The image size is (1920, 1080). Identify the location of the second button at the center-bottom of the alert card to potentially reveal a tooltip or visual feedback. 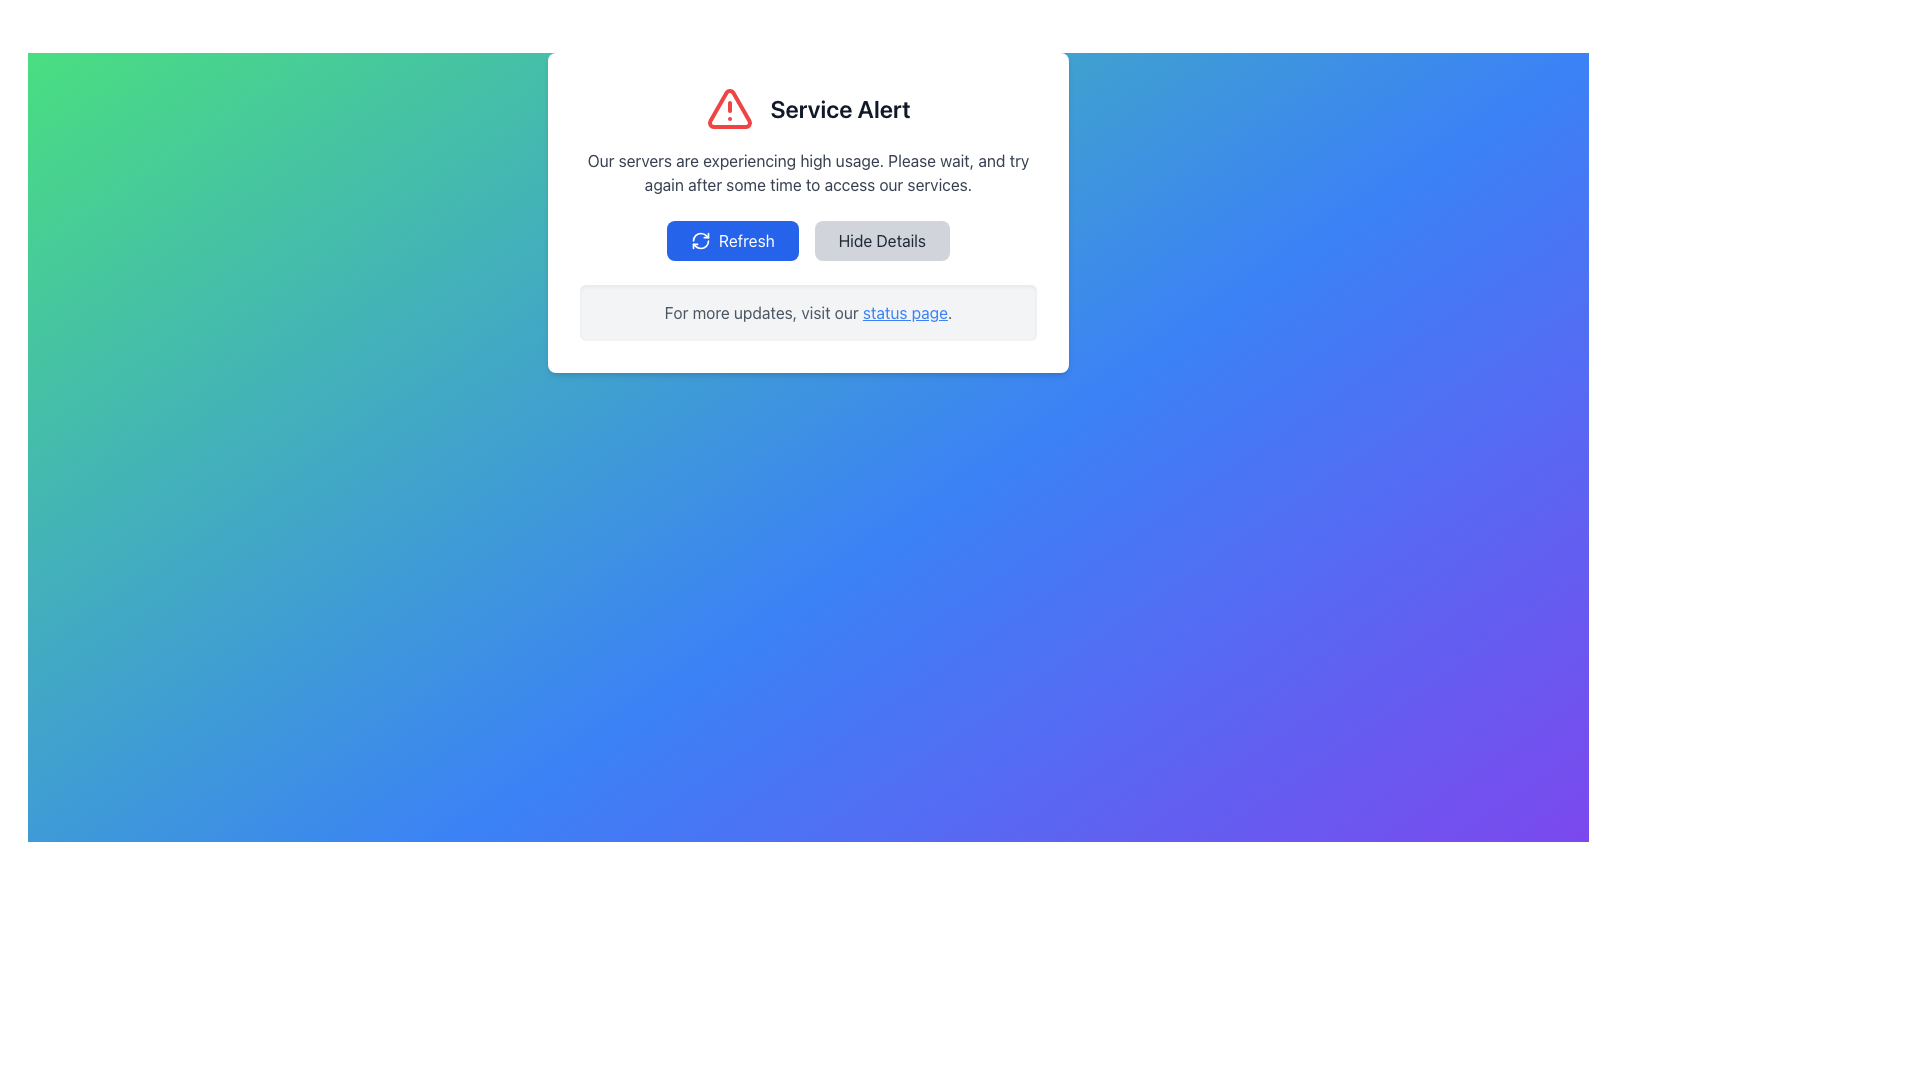
(881, 239).